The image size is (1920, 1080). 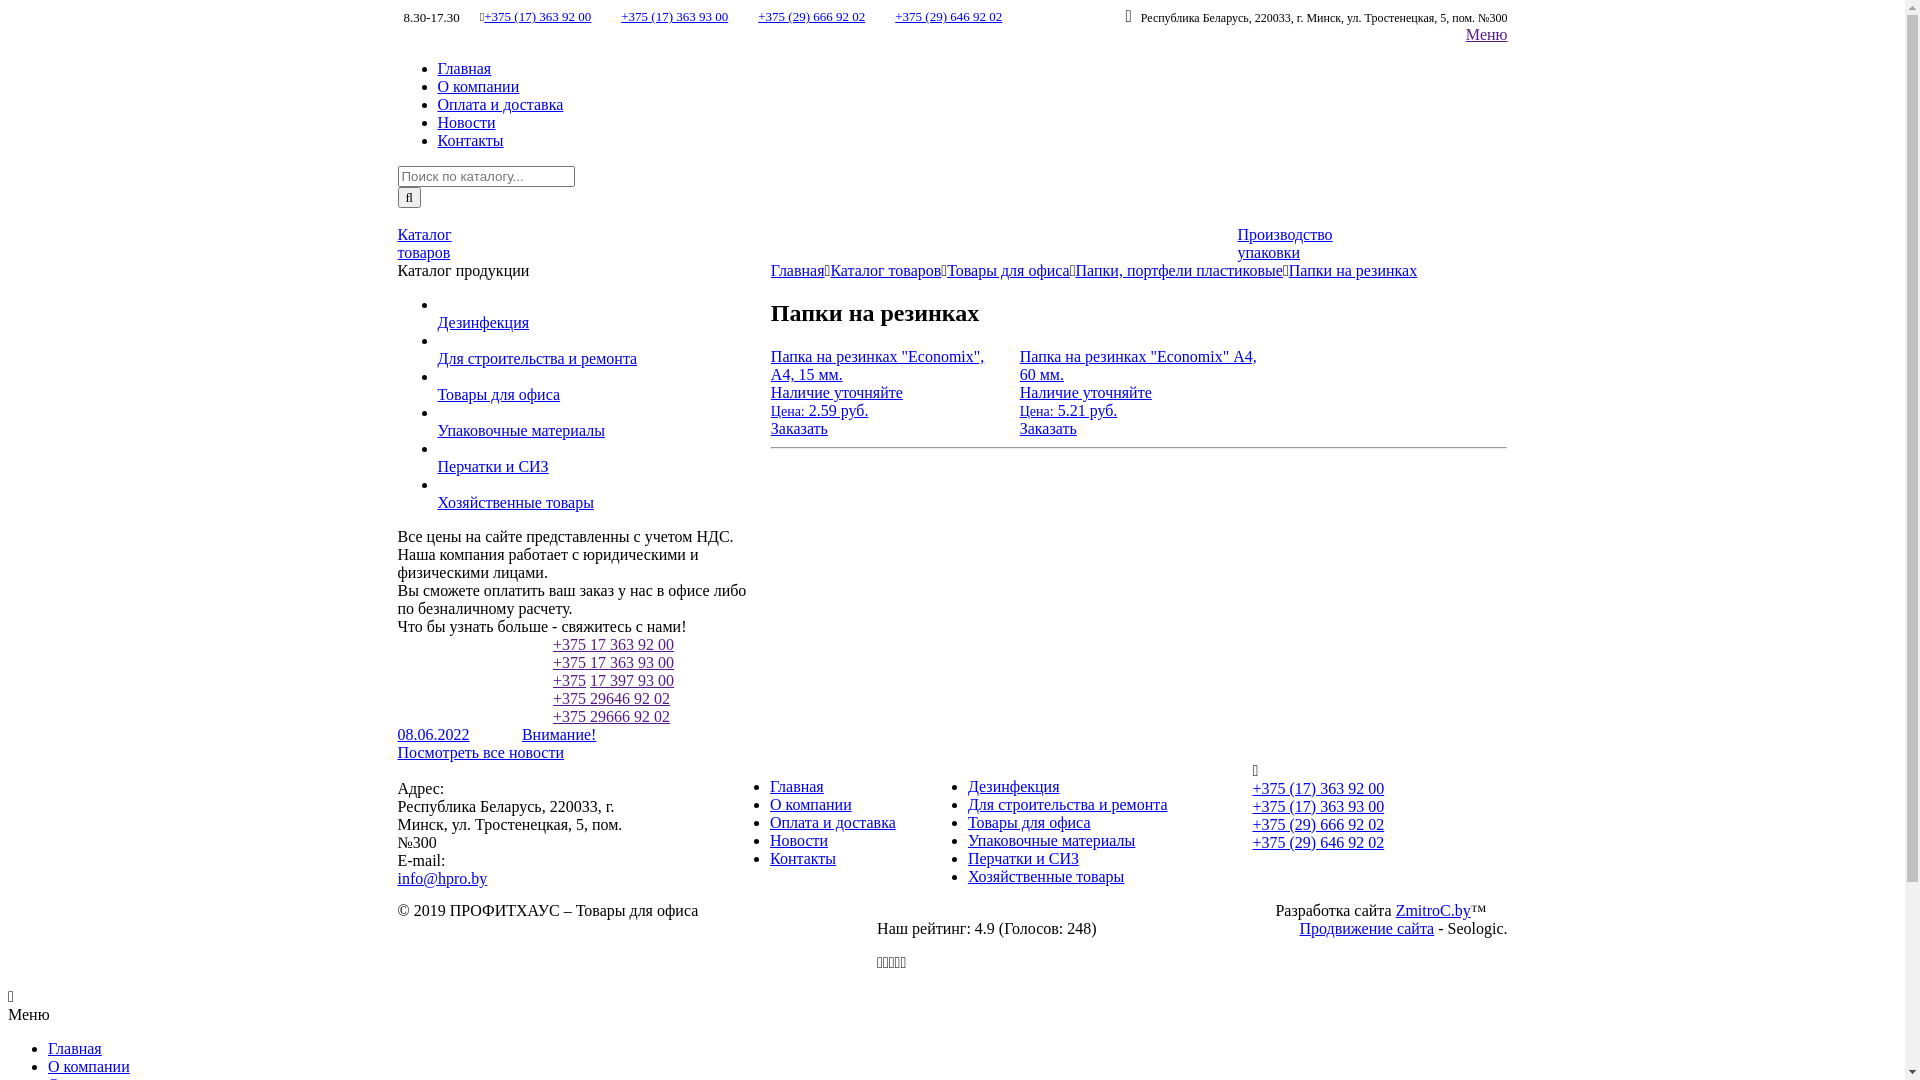 I want to click on 'ZmitroC.by', so click(x=1432, y=910).